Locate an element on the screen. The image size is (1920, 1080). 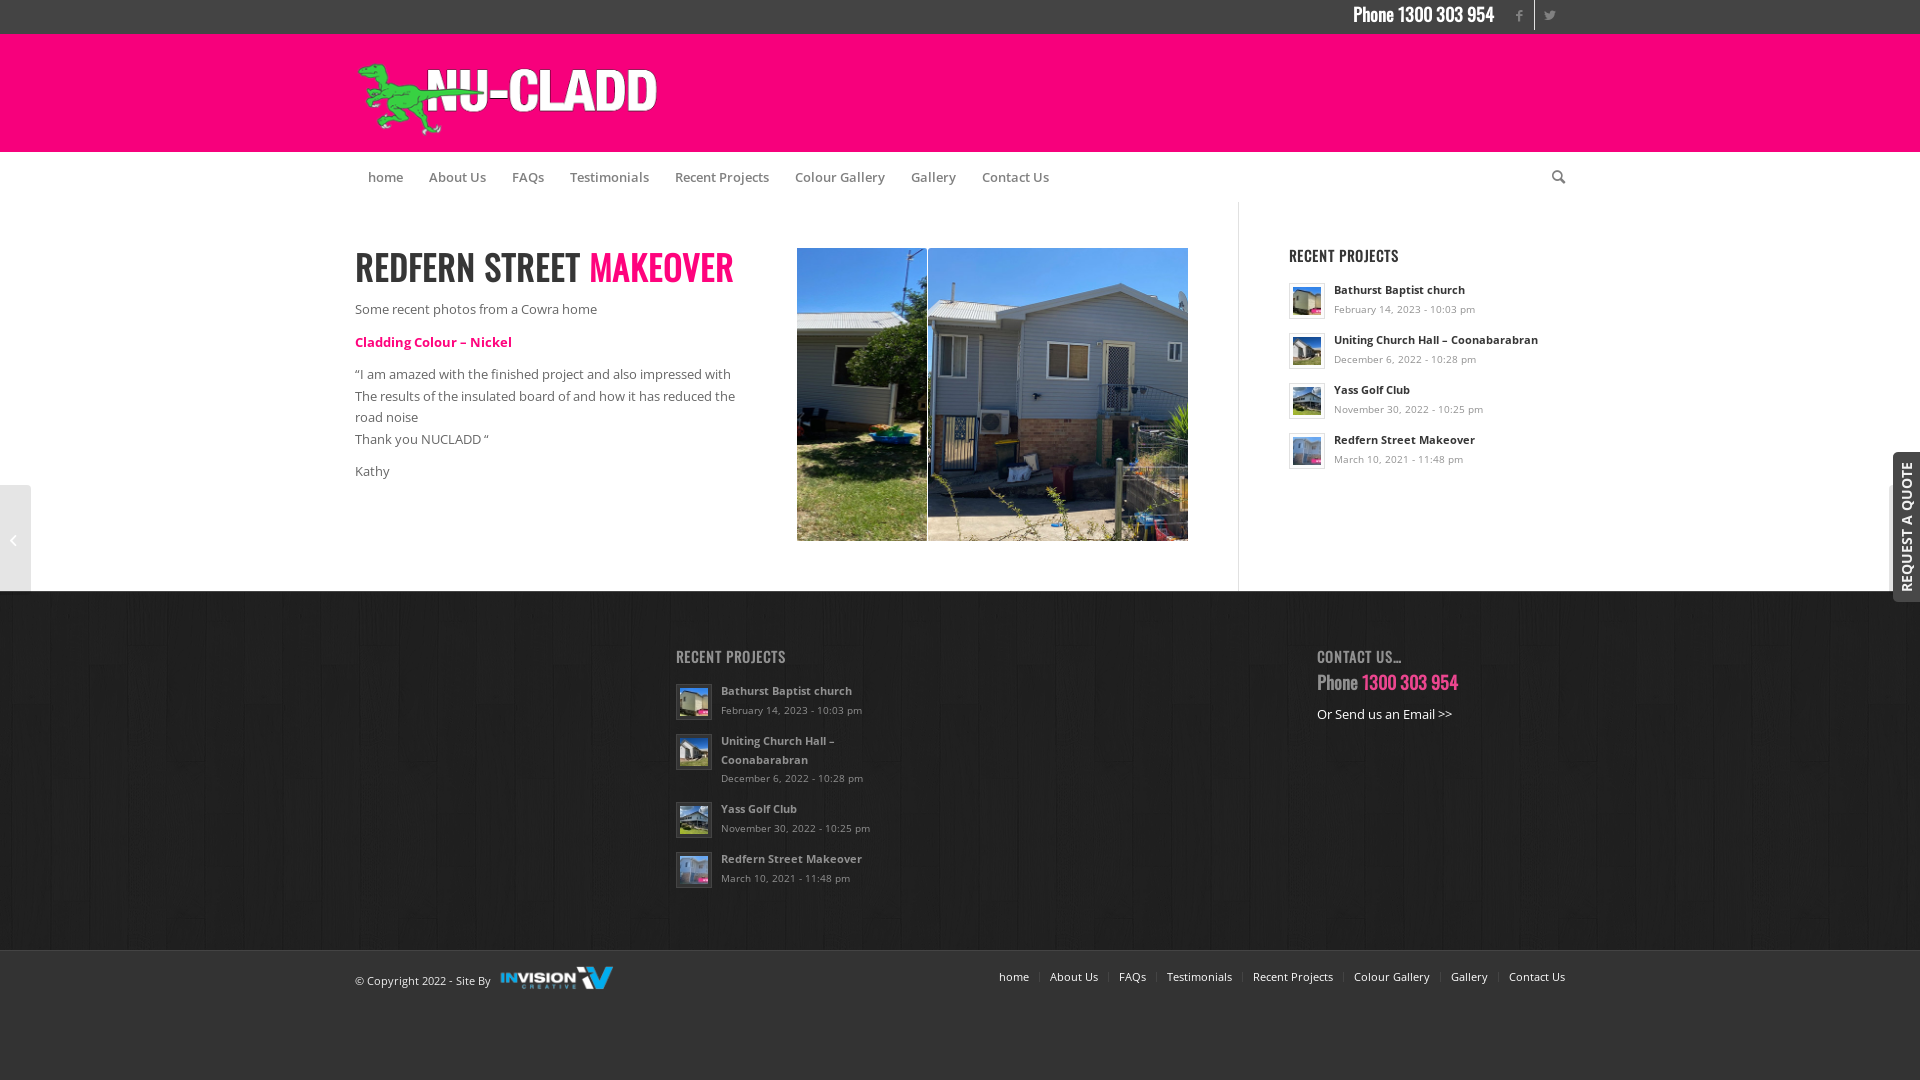
'Redfern Street Makeover is located at coordinates (800, 866).